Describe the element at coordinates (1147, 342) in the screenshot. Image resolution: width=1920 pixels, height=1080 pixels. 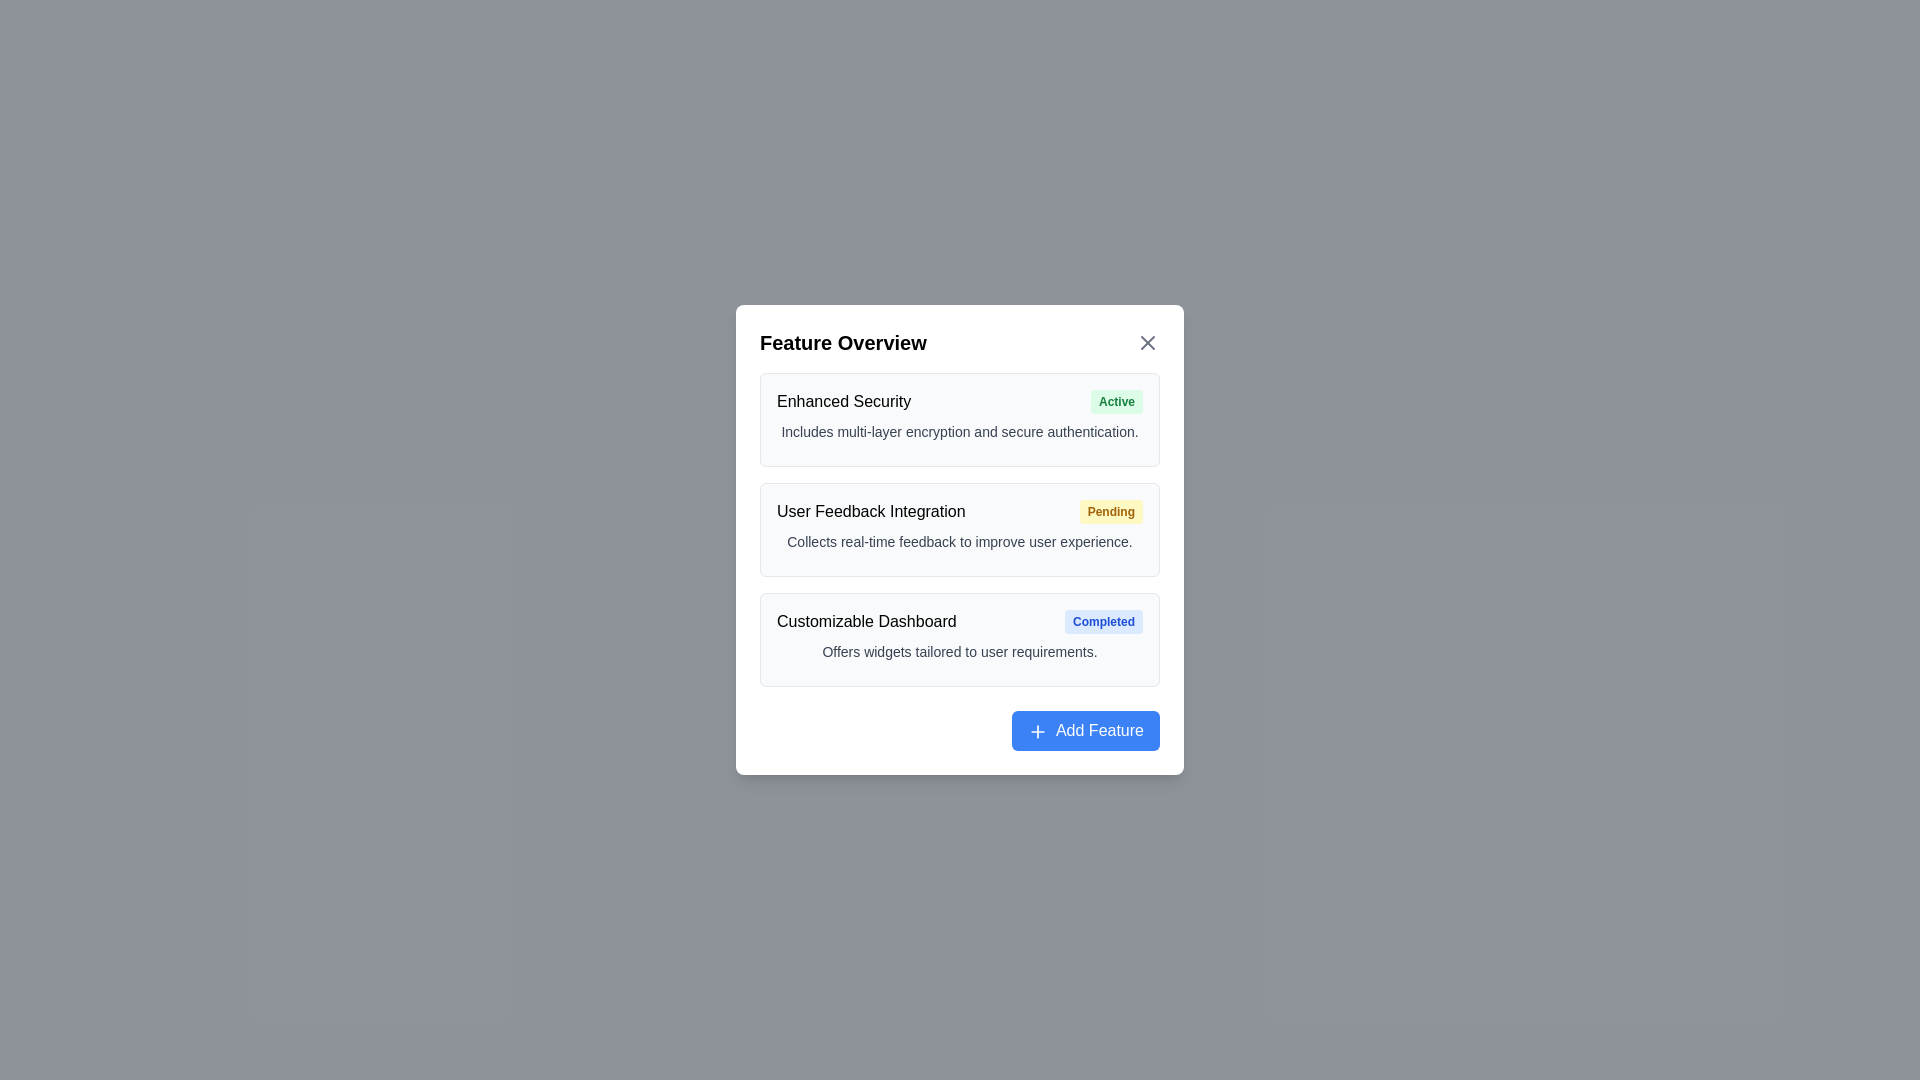
I see `the 'X' button located in the top right corner of the 'Feature Overview' dialog box` at that location.